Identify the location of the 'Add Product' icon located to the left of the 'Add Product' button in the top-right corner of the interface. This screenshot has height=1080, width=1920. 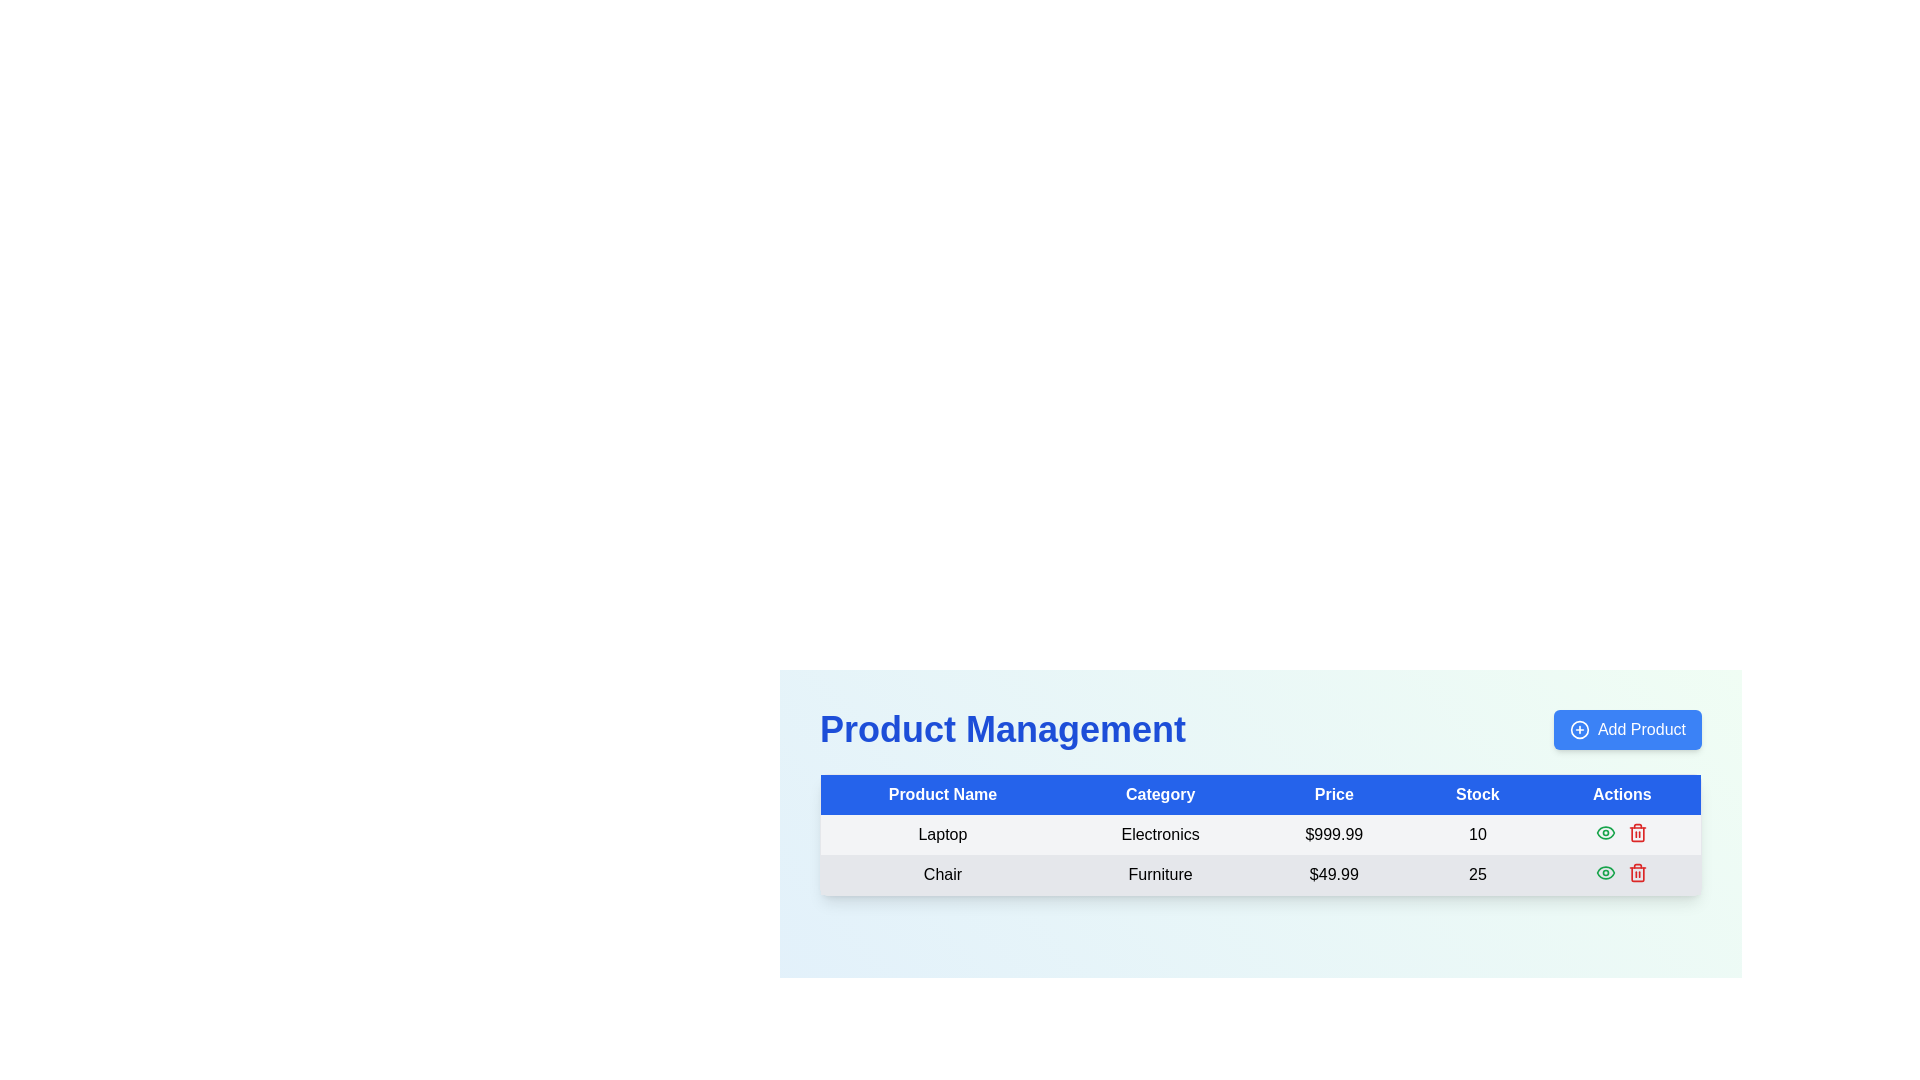
(1578, 729).